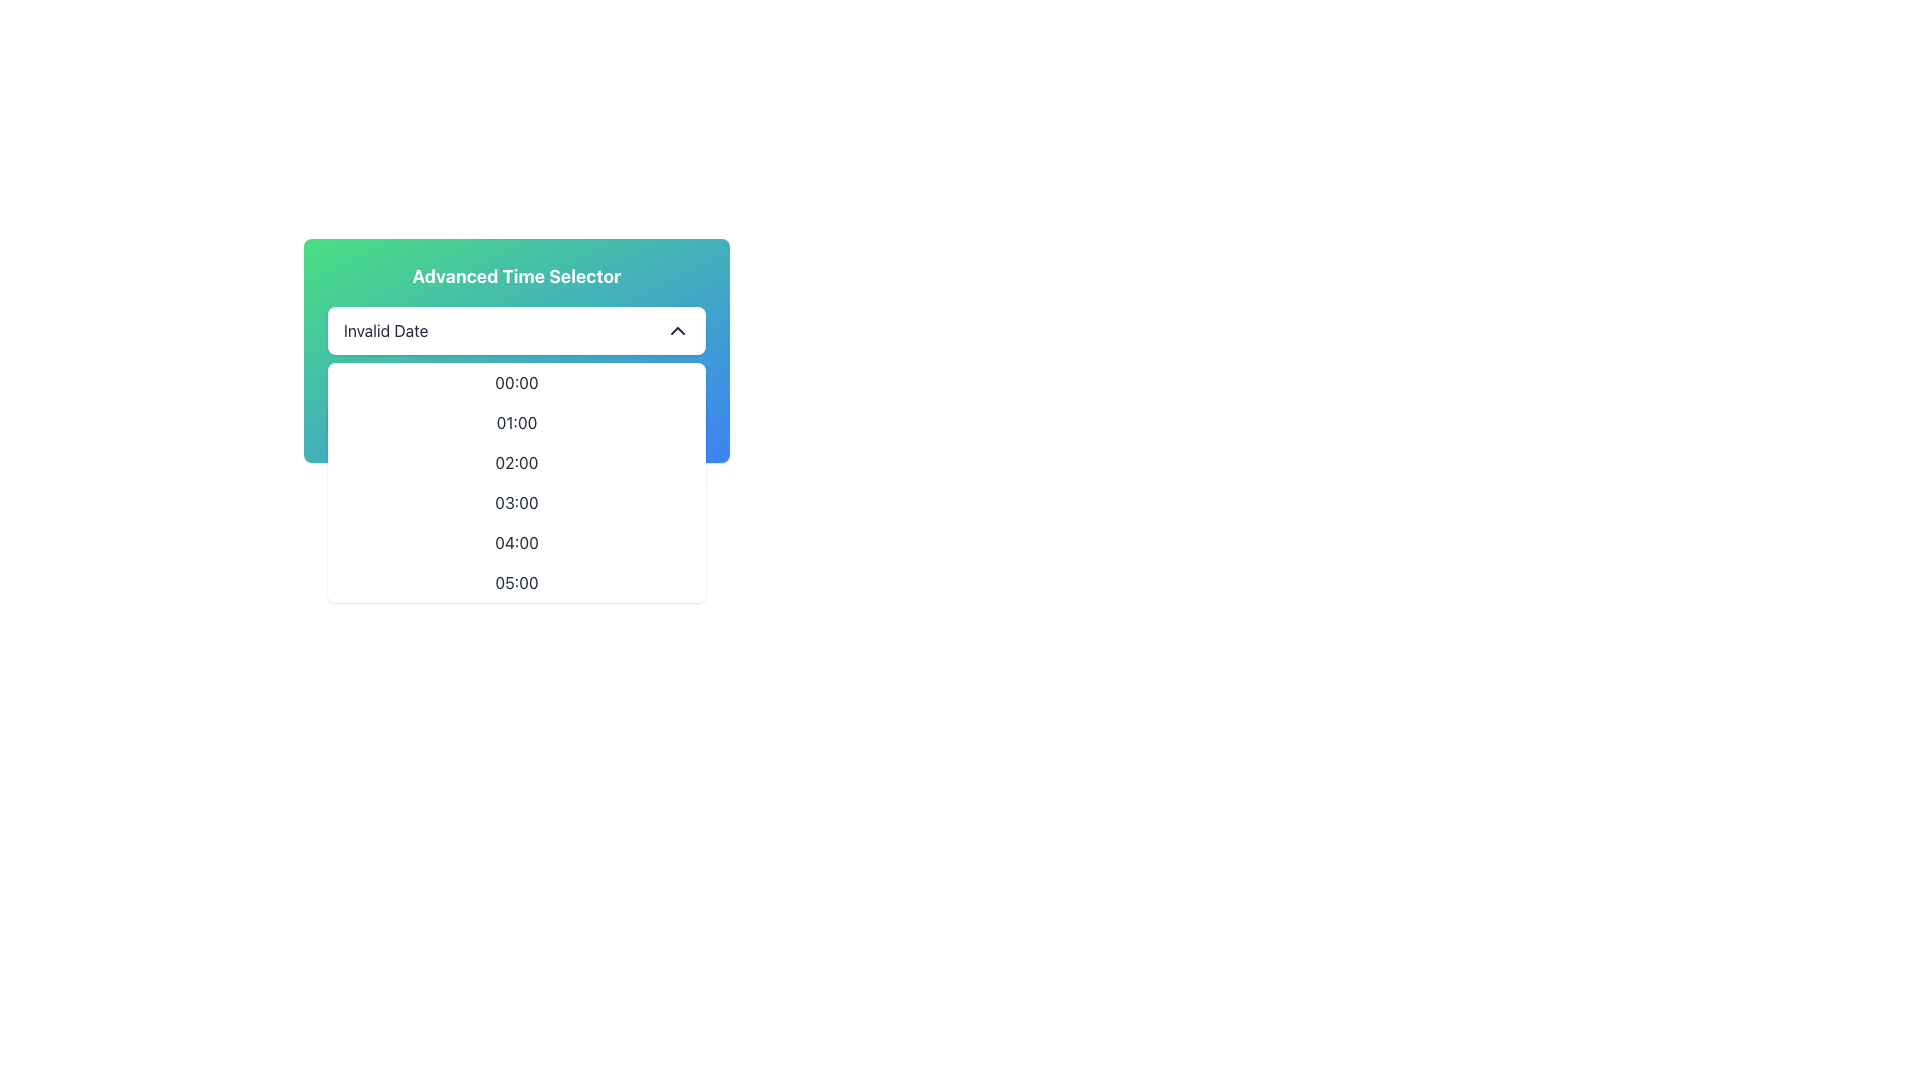 The image size is (1920, 1080). I want to click on the text label displaying '04:00' in the dropdown menu with a white background and gray text, so click(517, 543).